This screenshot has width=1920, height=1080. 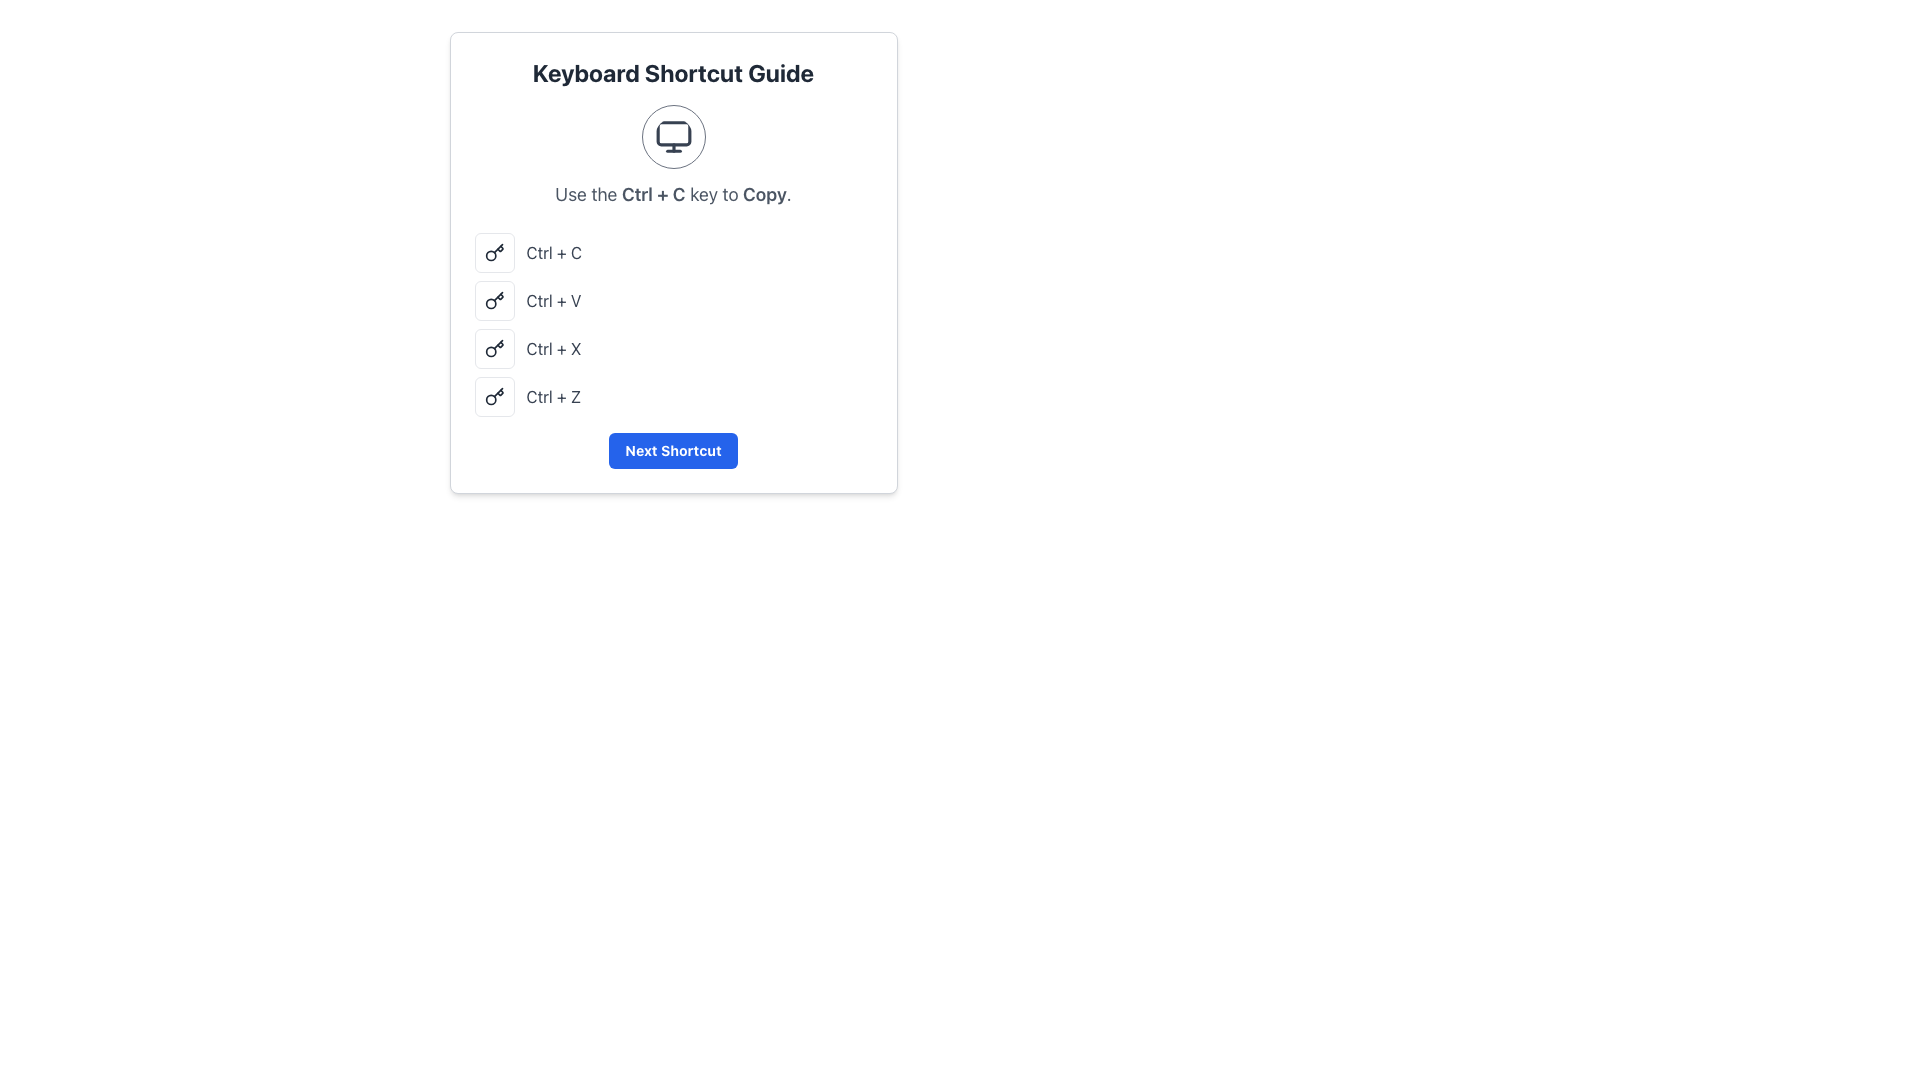 What do you see at coordinates (554, 252) in the screenshot?
I see `the text label displaying the 'Ctrl + C' keyboard shortcut, which is the first text element in a list of keyboard shortcuts located to the right of a key icon` at bounding box center [554, 252].